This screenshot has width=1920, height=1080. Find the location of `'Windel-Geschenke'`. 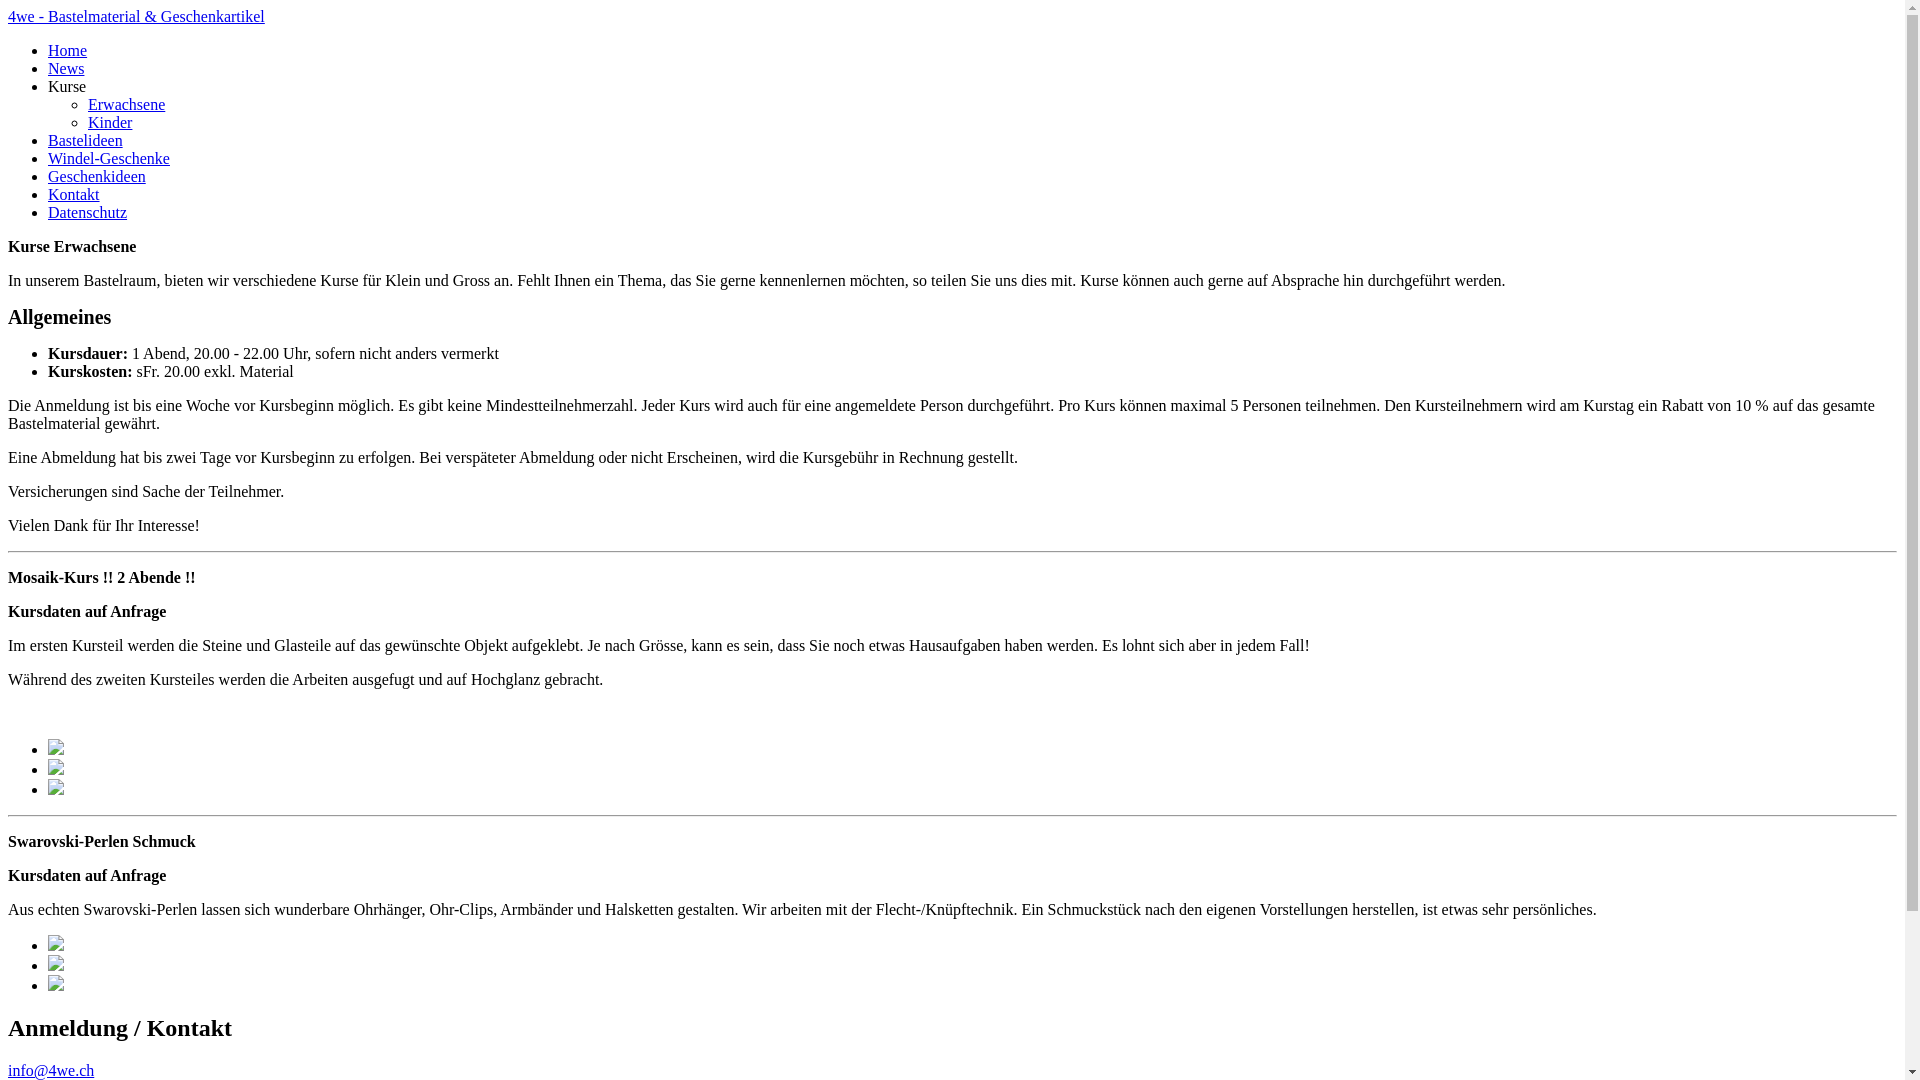

'Windel-Geschenke' is located at coordinates (108, 157).